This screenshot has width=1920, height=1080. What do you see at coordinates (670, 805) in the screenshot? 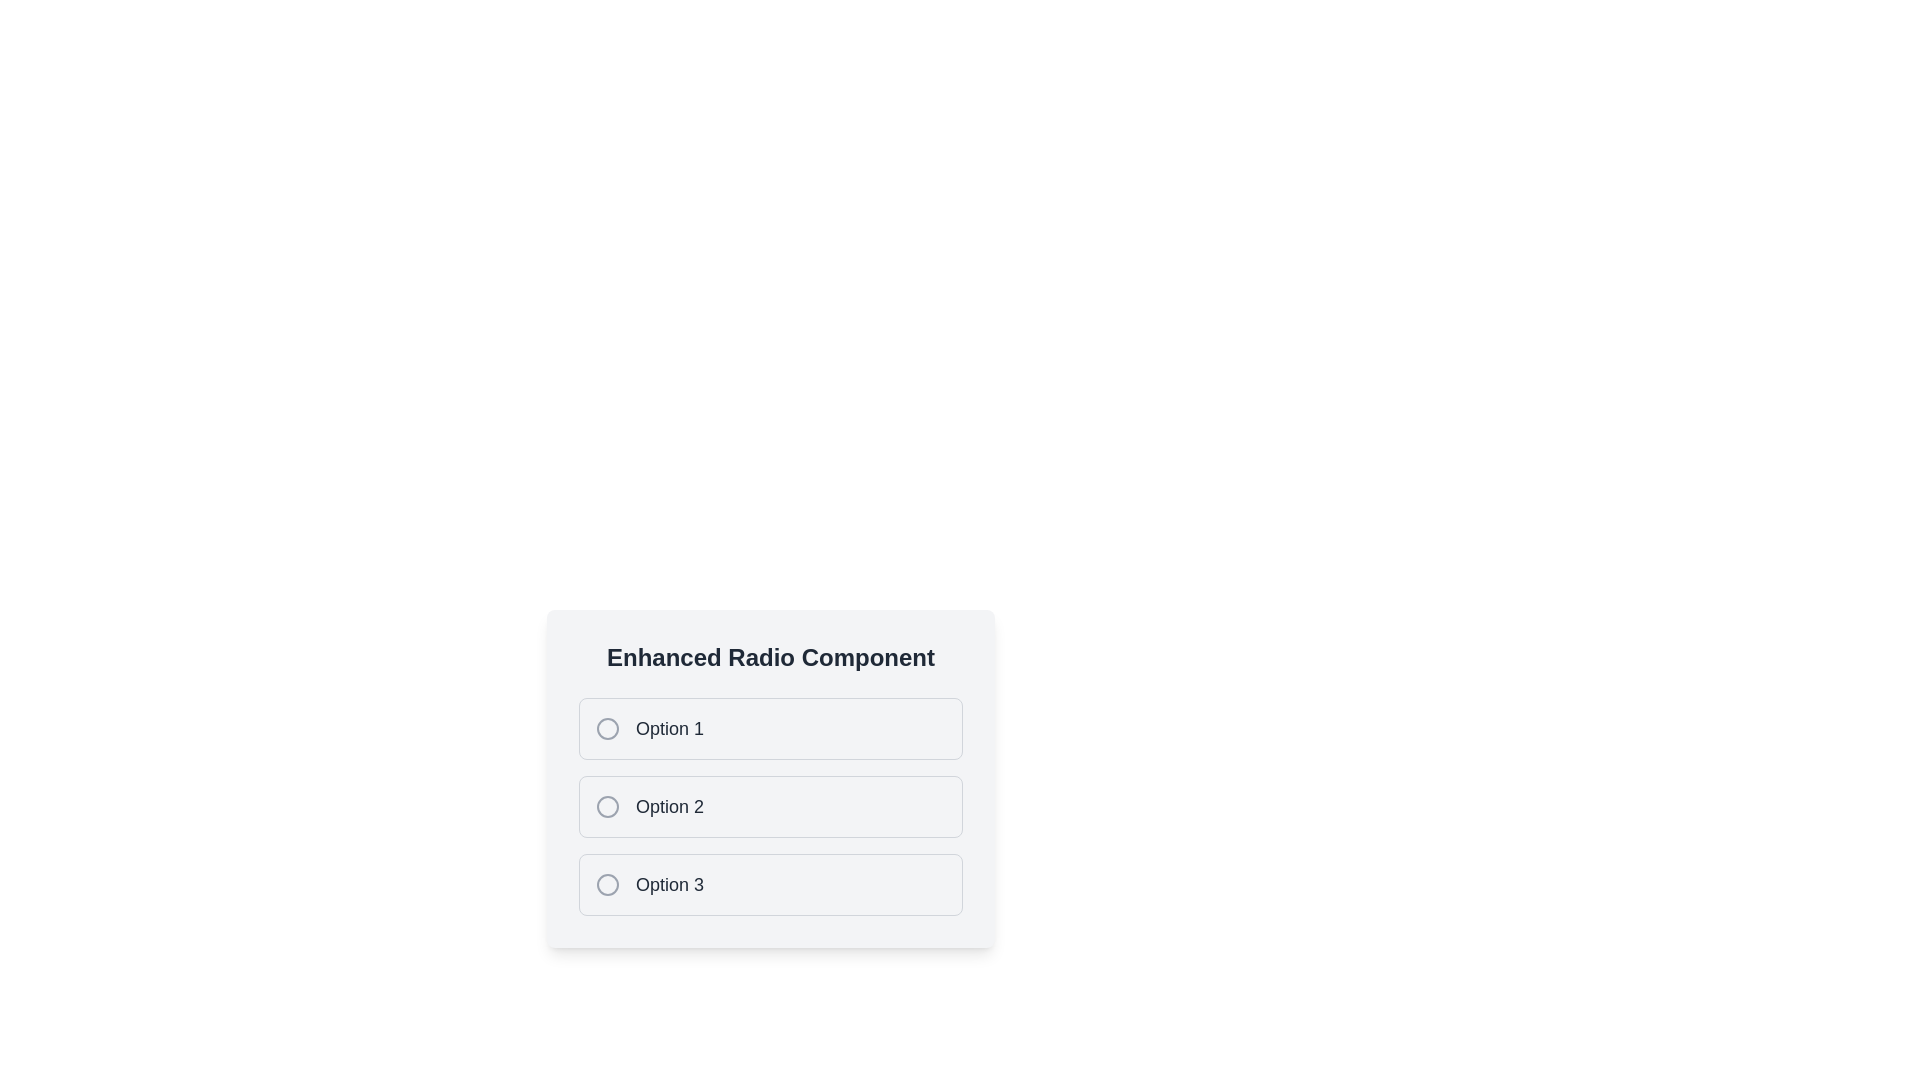
I see `the static text label for the second option in the selectable list, which is positioned to the right of a circular radio button icon` at bounding box center [670, 805].